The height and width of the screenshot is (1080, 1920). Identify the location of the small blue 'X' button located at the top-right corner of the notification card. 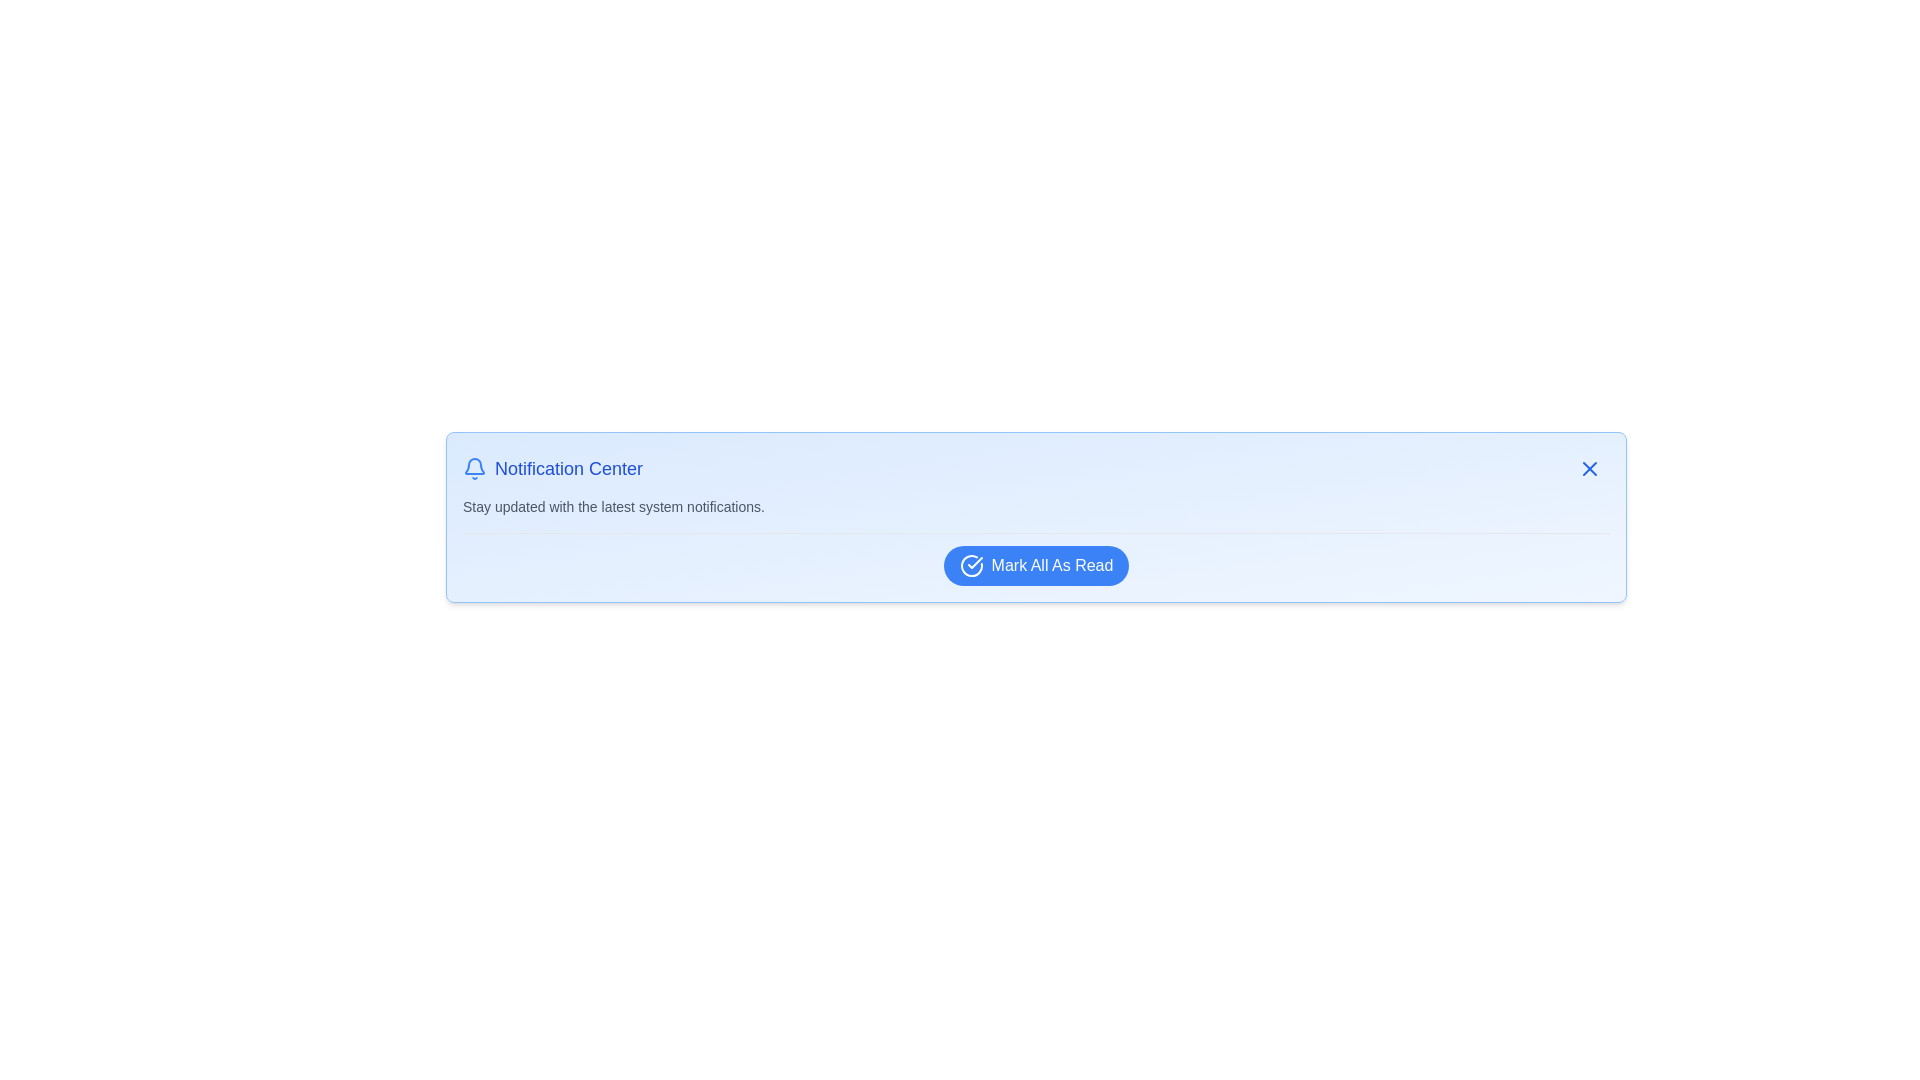
(1588, 469).